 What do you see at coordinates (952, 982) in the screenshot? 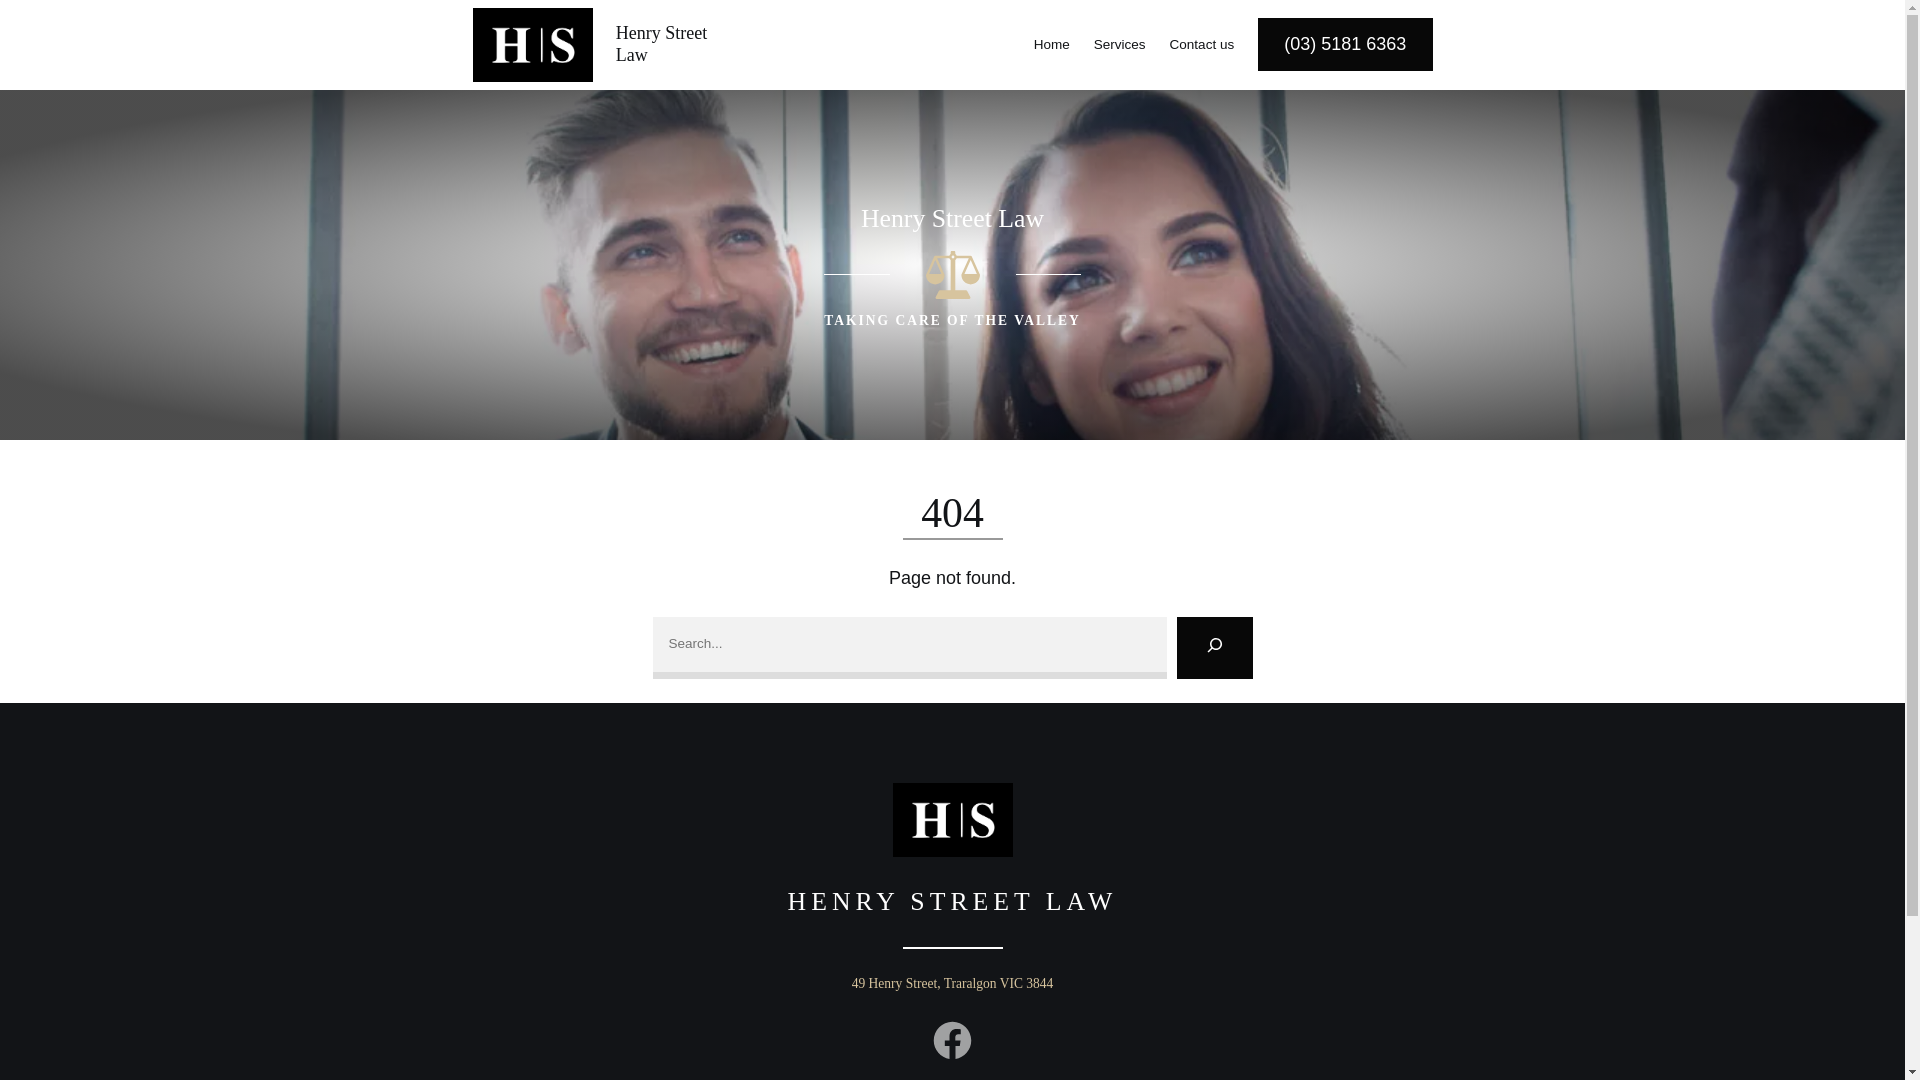
I see `'49 Henry Street, Traralgon VIC 3844'` at bounding box center [952, 982].